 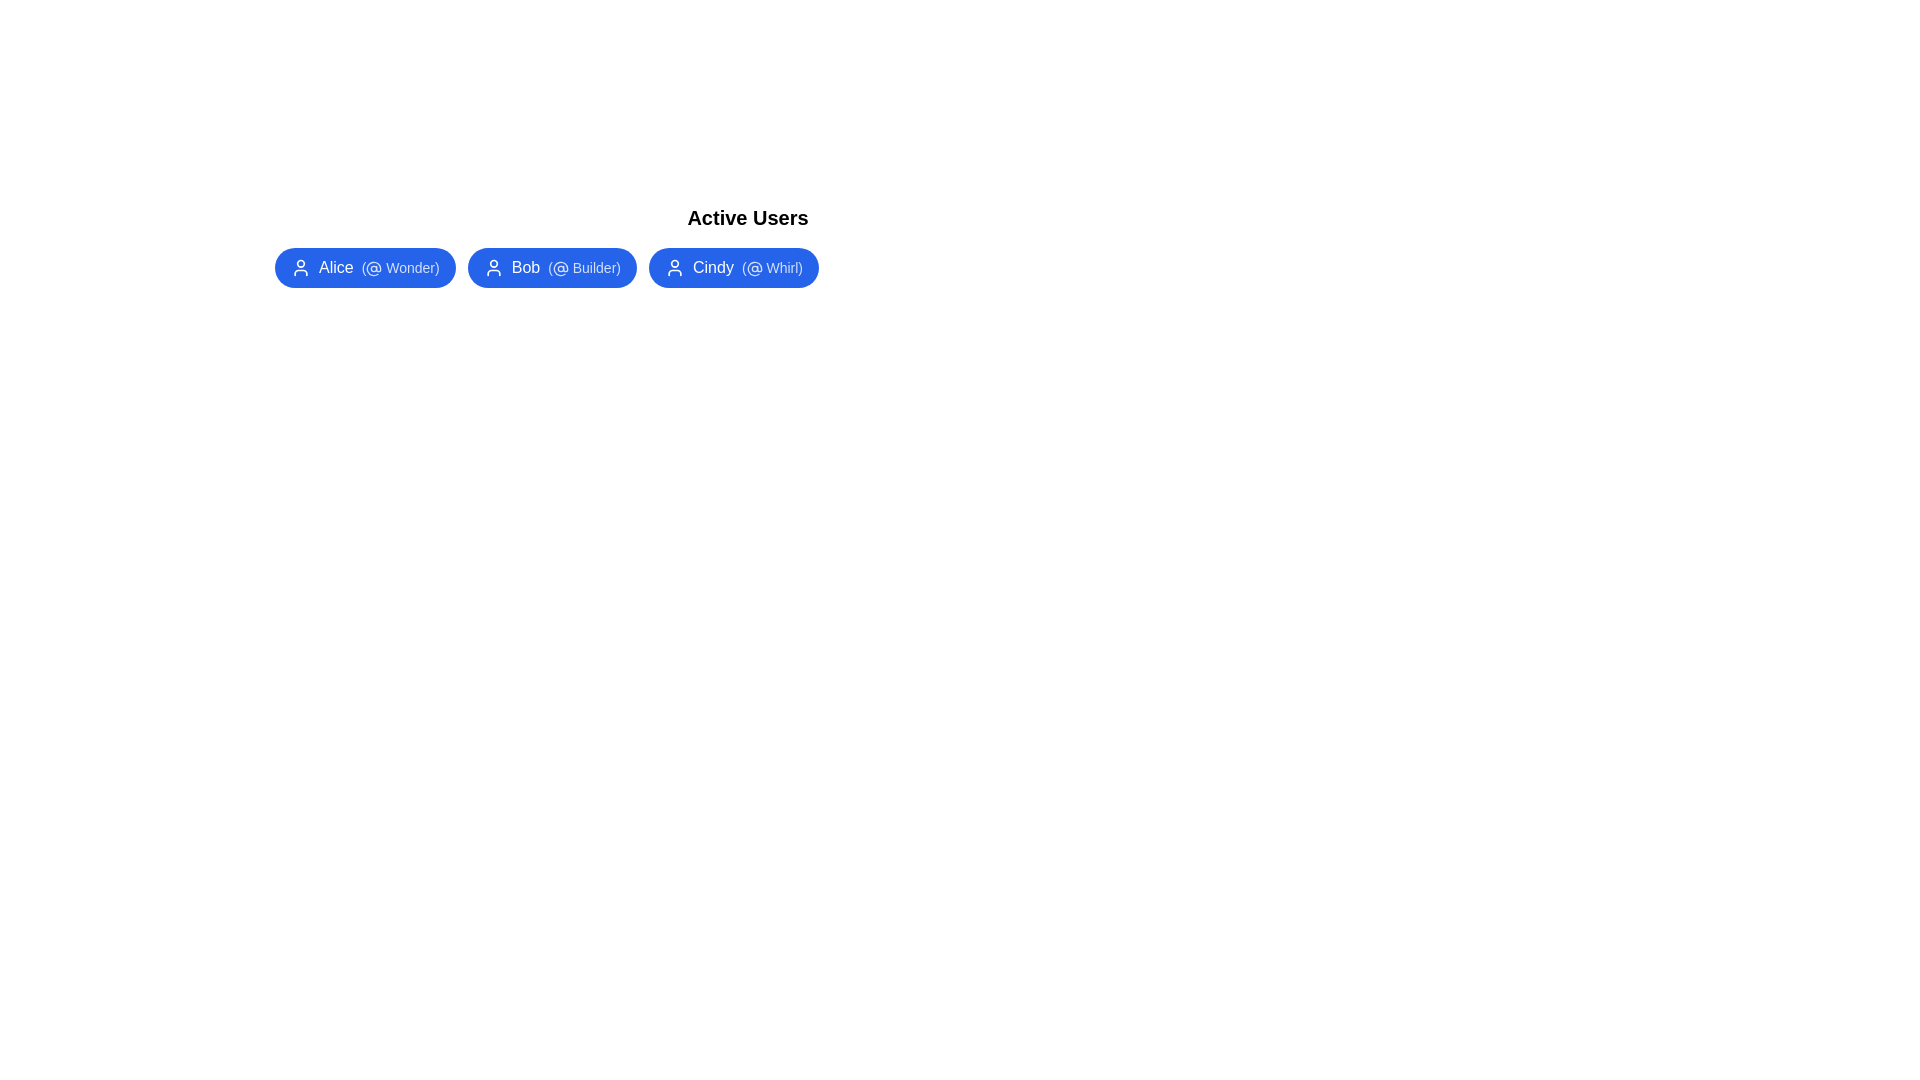 I want to click on icon inside the user chip for Bob, so click(x=493, y=266).